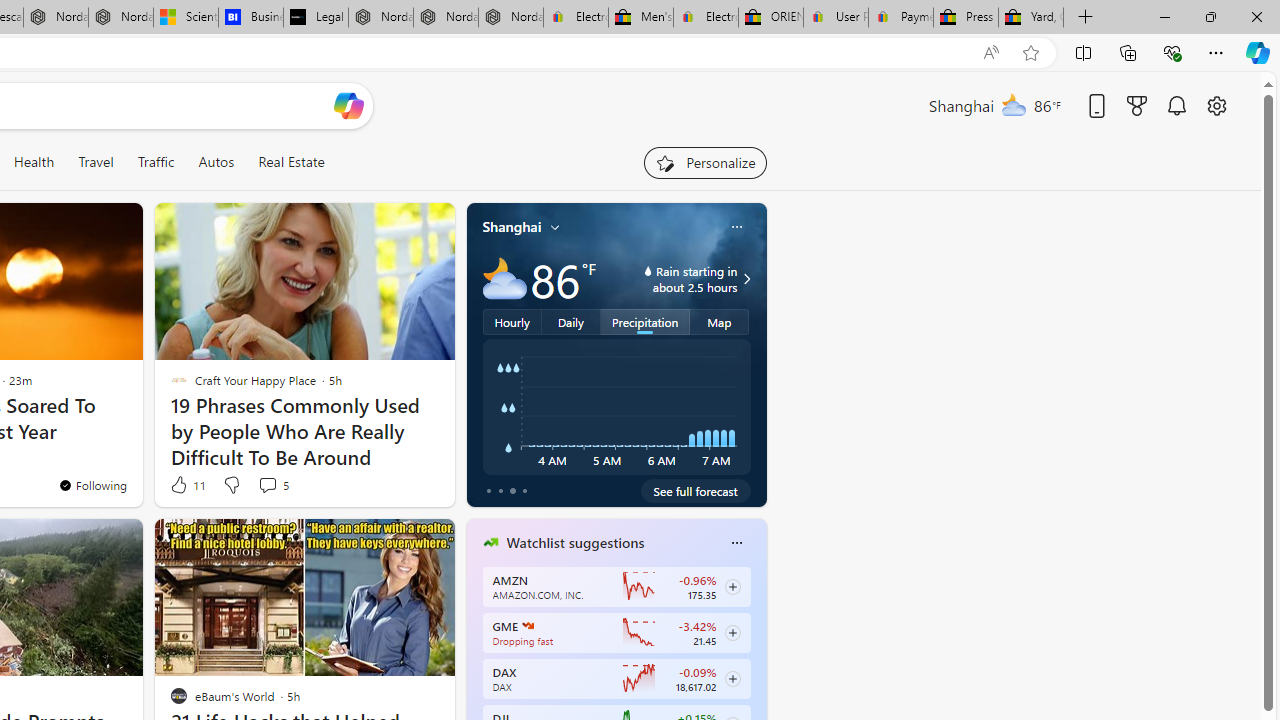 This screenshot has height=720, width=1280. What do you see at coordinates (645, 320) in the screenshot?
I see `'Precipitation'` at bounding box center [645, 320].